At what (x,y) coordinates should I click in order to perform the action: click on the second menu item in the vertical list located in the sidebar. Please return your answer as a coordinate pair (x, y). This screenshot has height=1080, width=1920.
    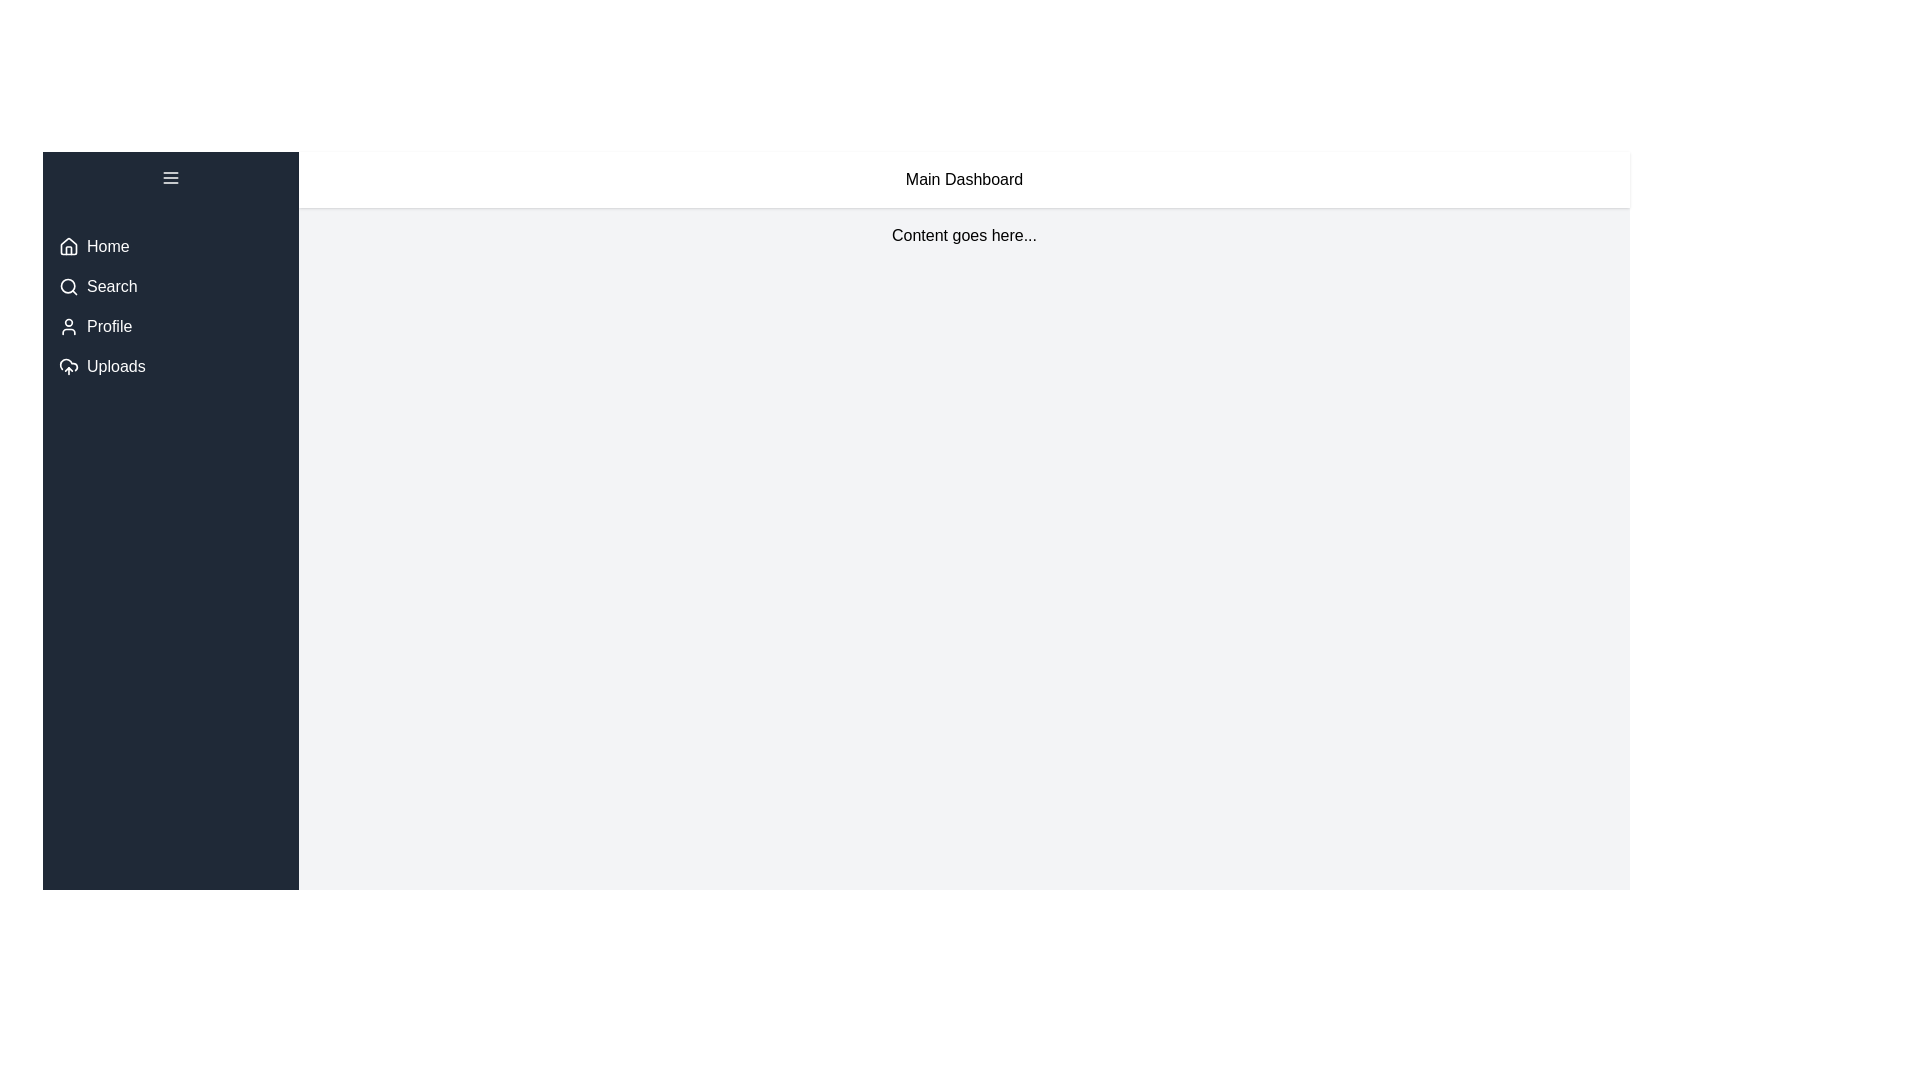
    Looking at the image, I should click on (171, 286).